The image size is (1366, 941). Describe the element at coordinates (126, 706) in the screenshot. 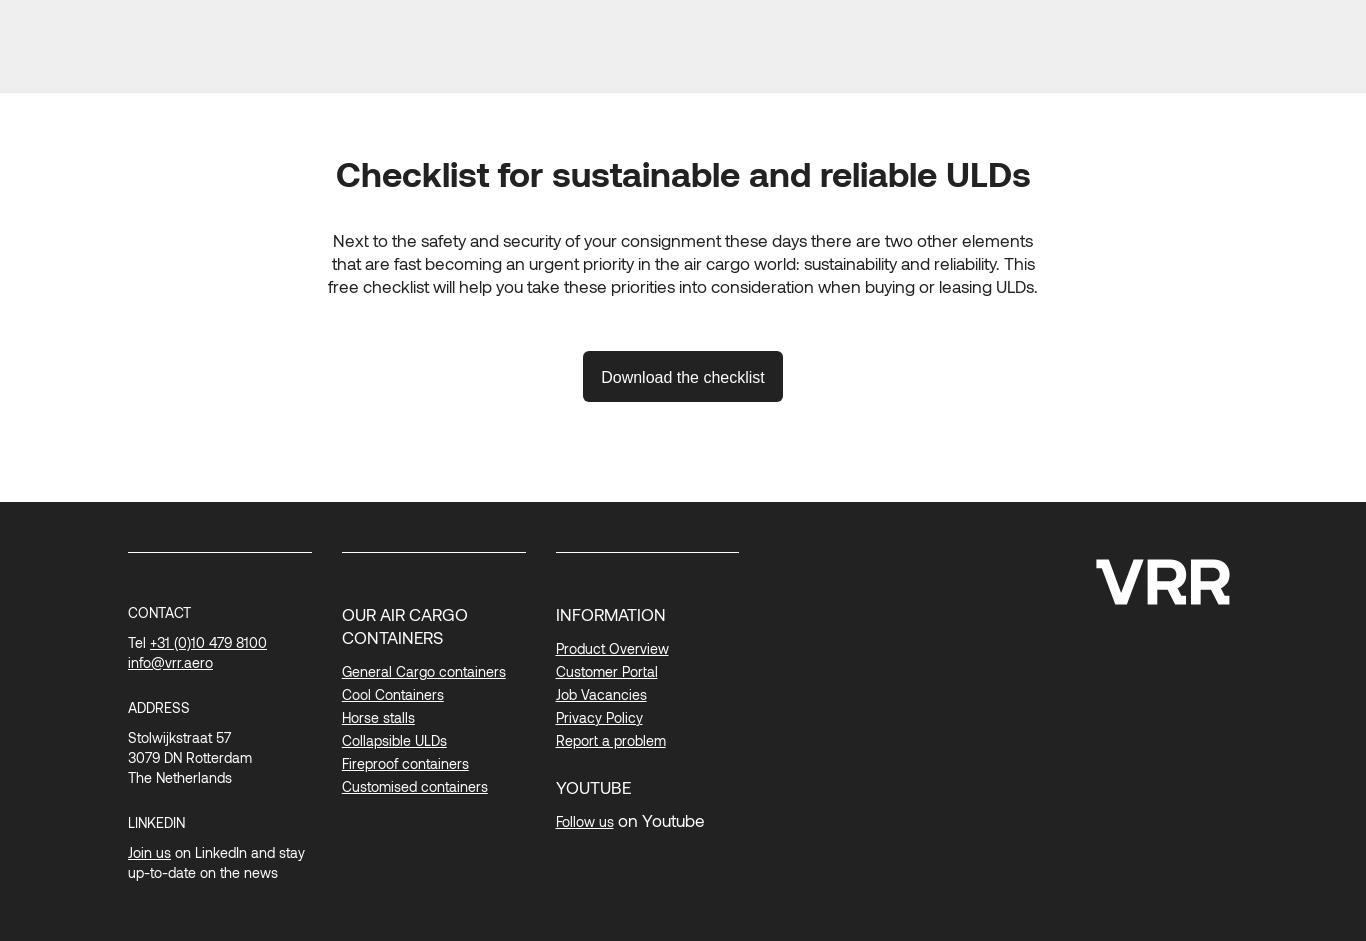

I see `'Address'` at that location.